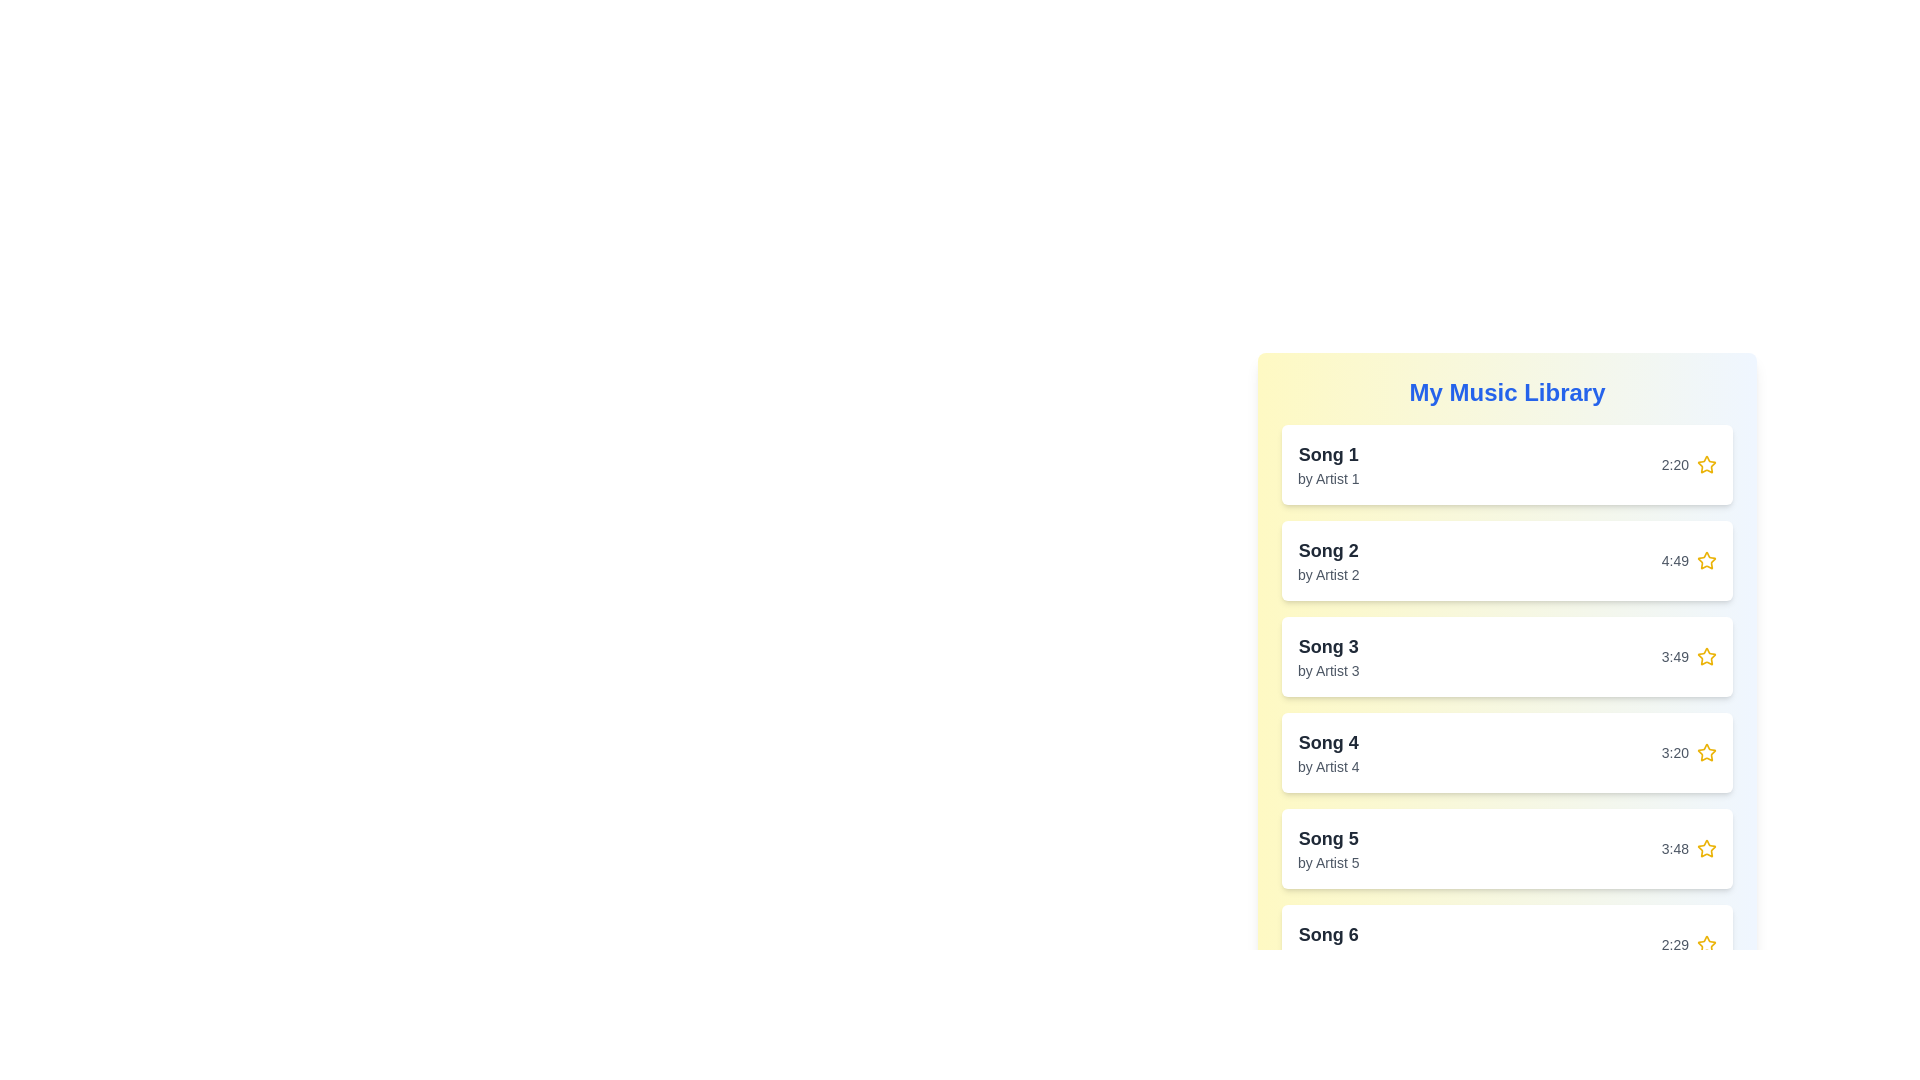 This screenshot has width=1920, height=1080. Describe the element at coordinates (1328, 671) in the screenshot. I see `the text label that reads 'by Artist 3', which is styled in a smaller gray font and located below the title 'Song 3' in the music library interface` at that location.